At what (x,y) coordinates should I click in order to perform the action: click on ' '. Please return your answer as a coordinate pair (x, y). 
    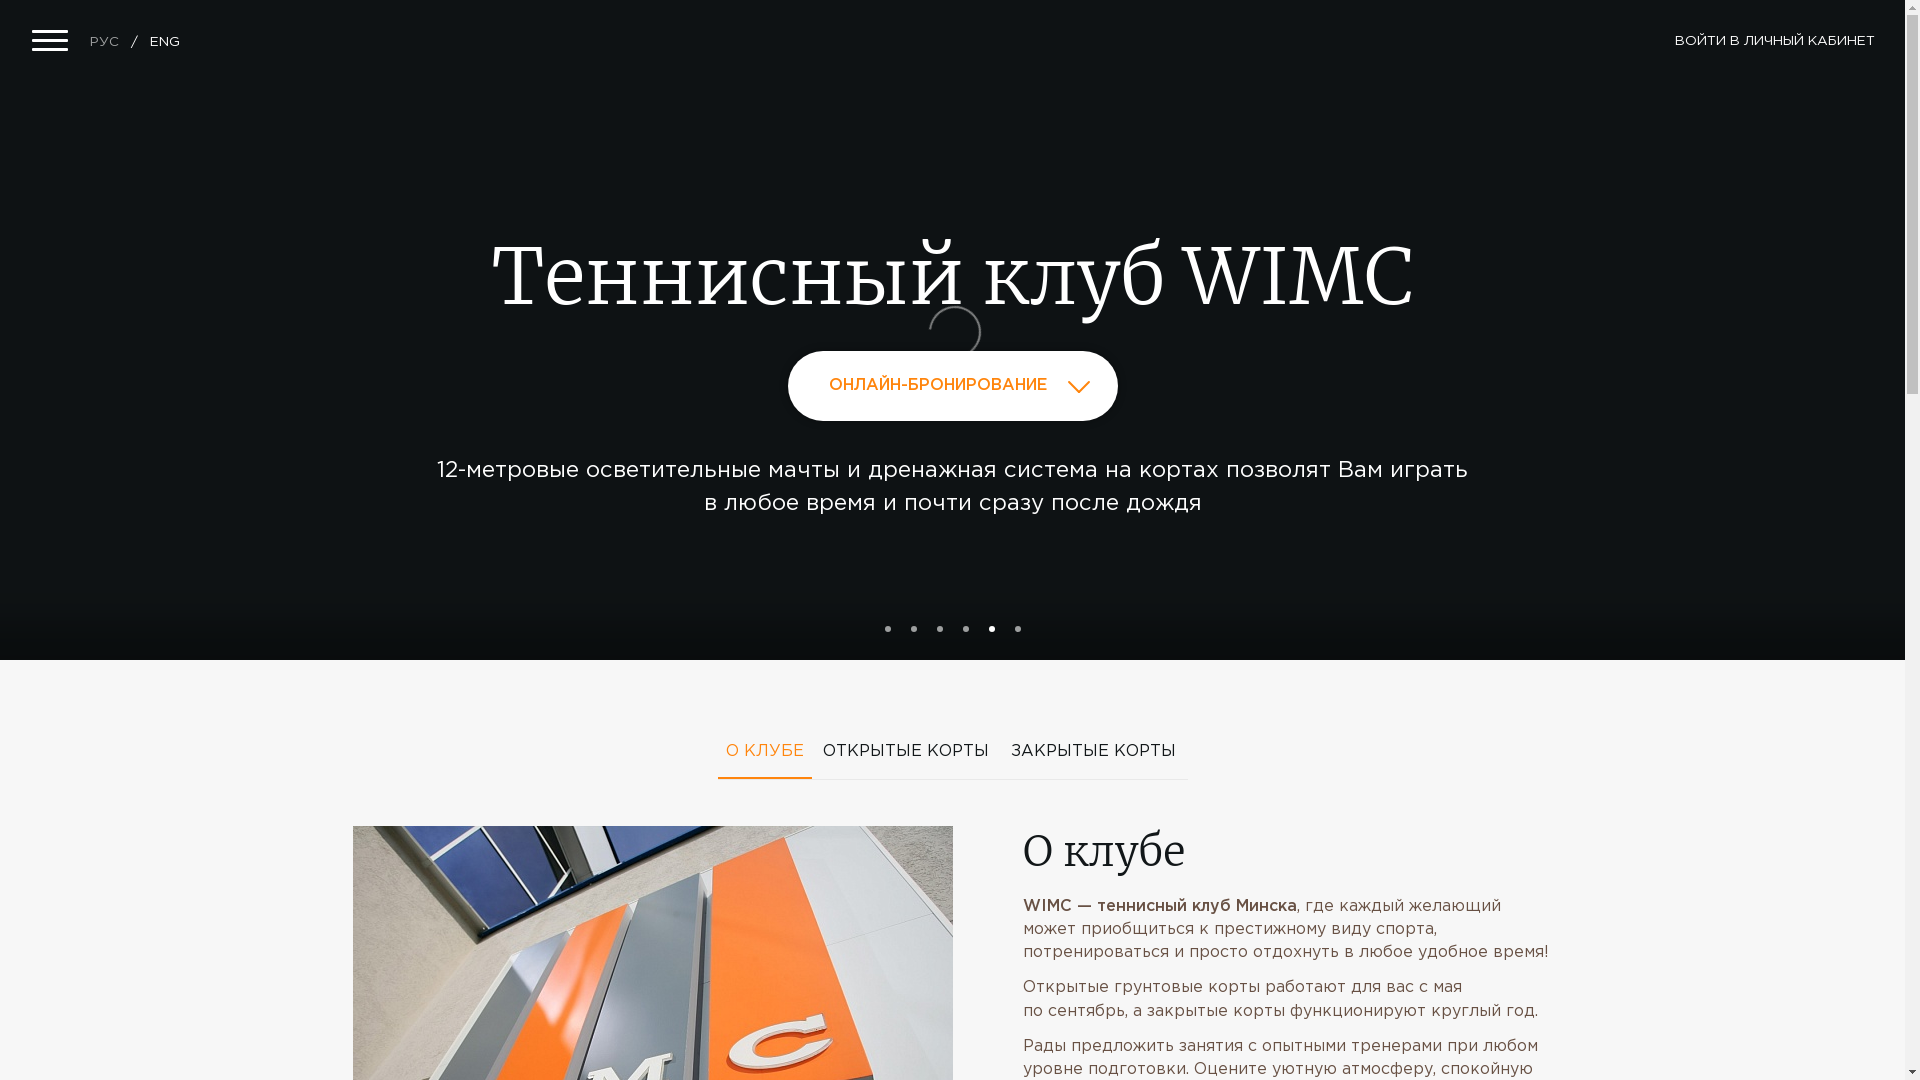
    Looking at the image, I should click on (351, 667).